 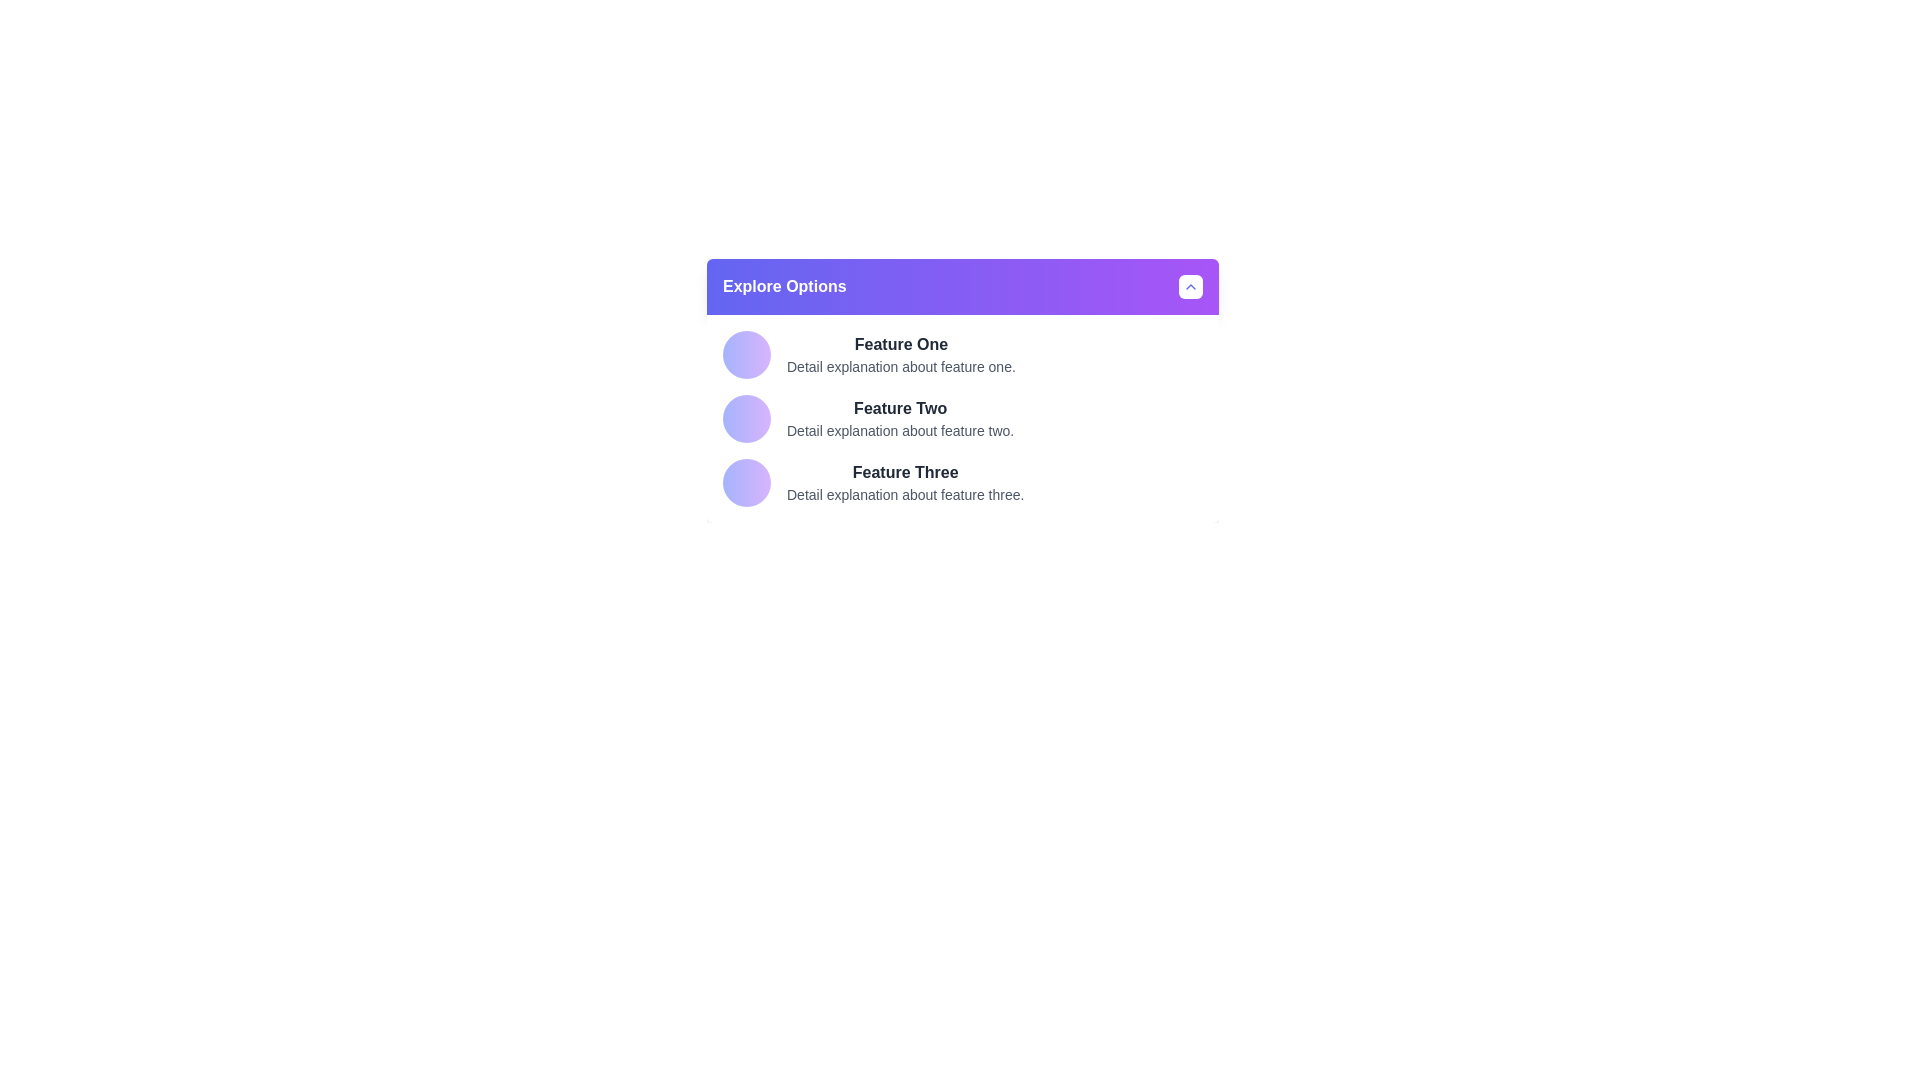 I want to click on the upward action button located in the top-right corner of the 'Explore Options' section, so click(x=1190, y=286).